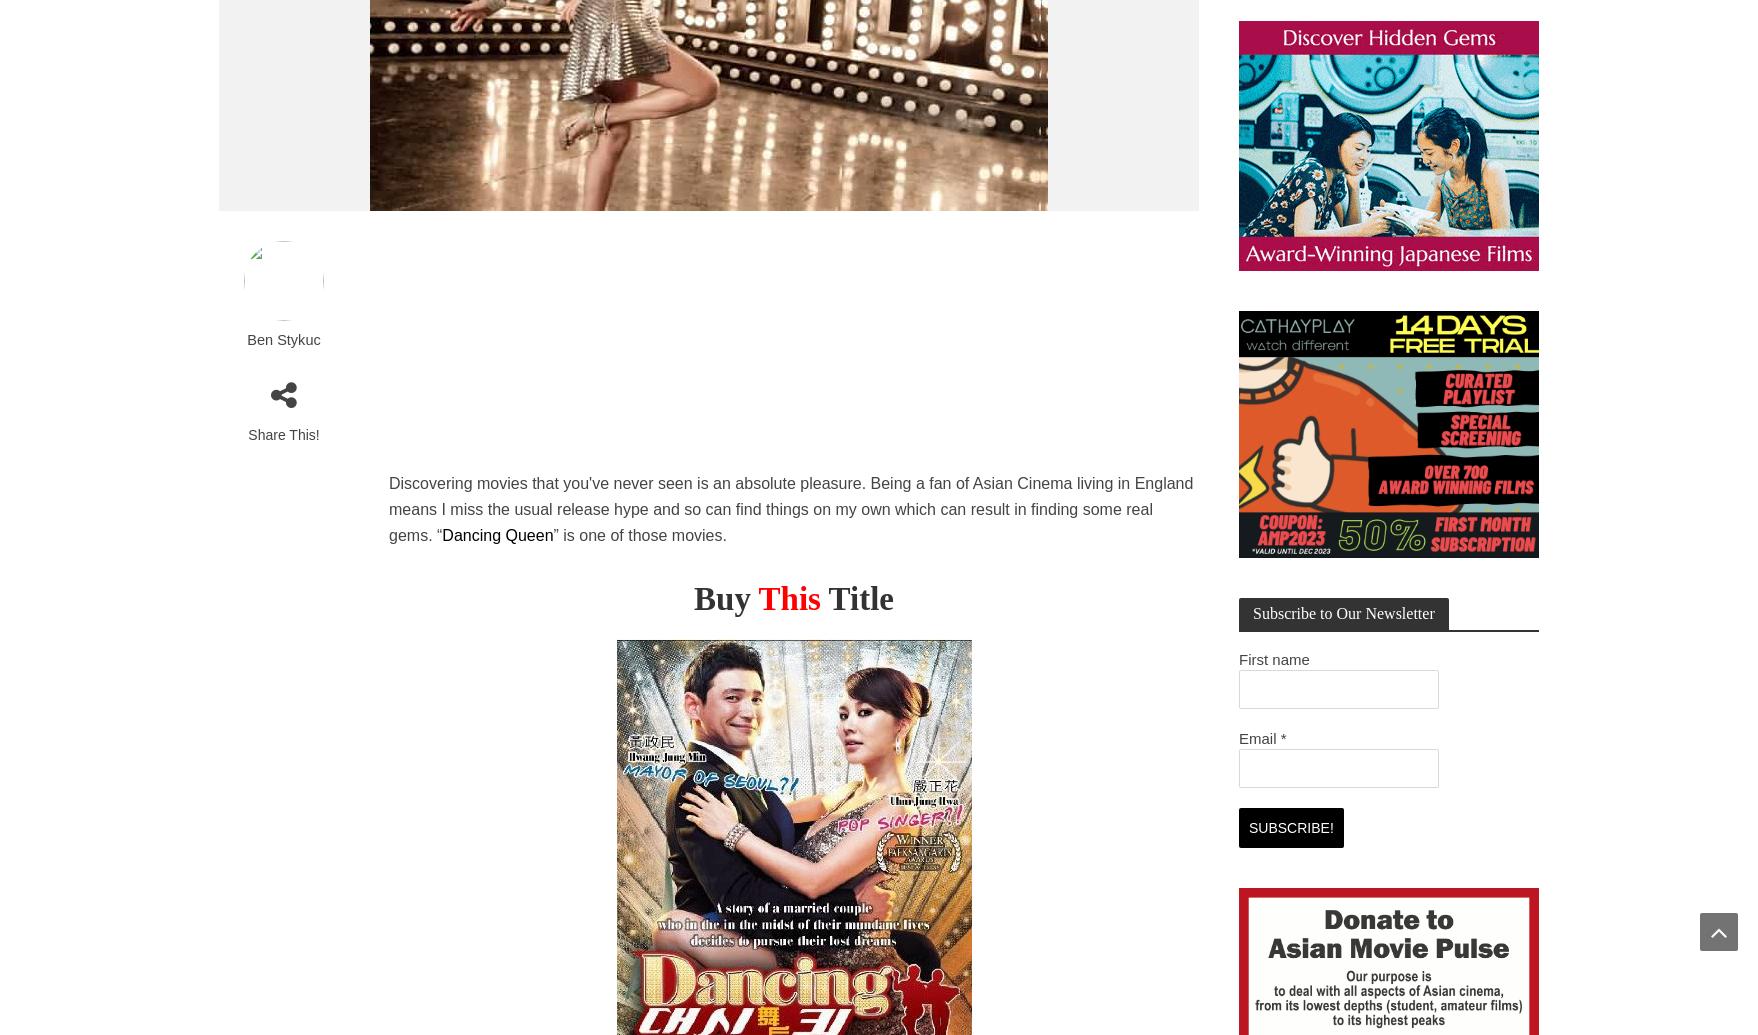 The image size is (1758, 1035). What do you see at coordinates (245, 339) in the screenshot?
I see `'Ben Stykuc'` at bounding box center [245, 339].